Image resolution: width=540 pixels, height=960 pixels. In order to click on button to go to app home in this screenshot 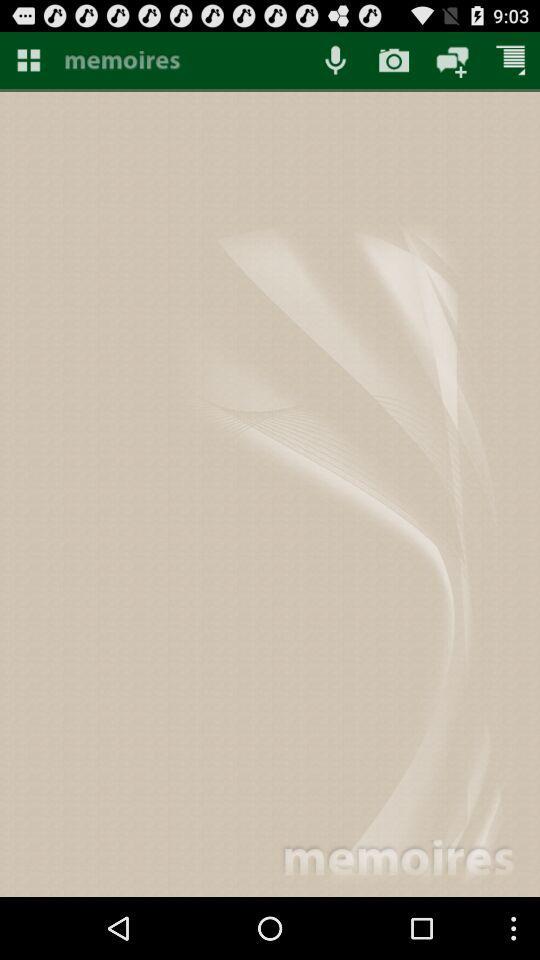, I will do `click(182, 61)`.